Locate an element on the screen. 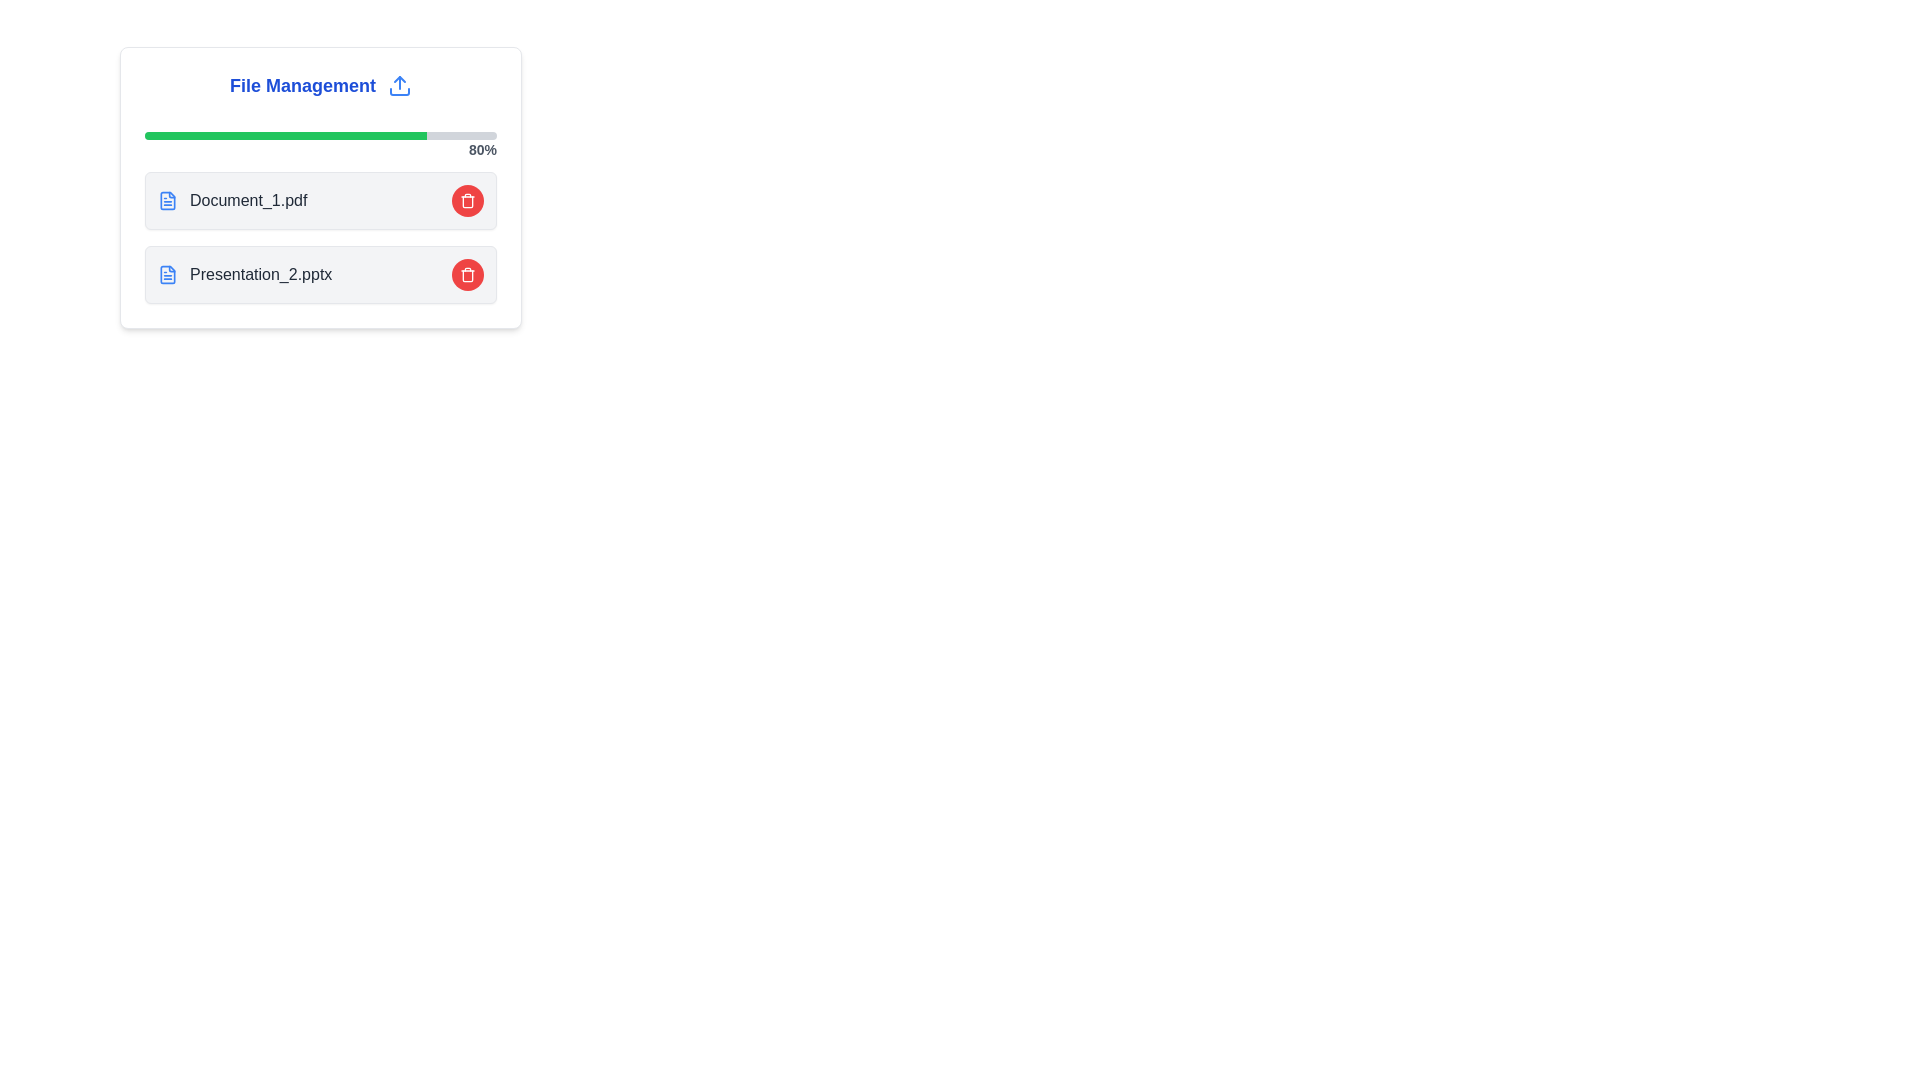 The width and height of the screenshot is (1920, 1080). the trash icon button with a red circular background located on the right side of the second listed file ('Presentation_2.pptx') is located at coordinates (466, 200).